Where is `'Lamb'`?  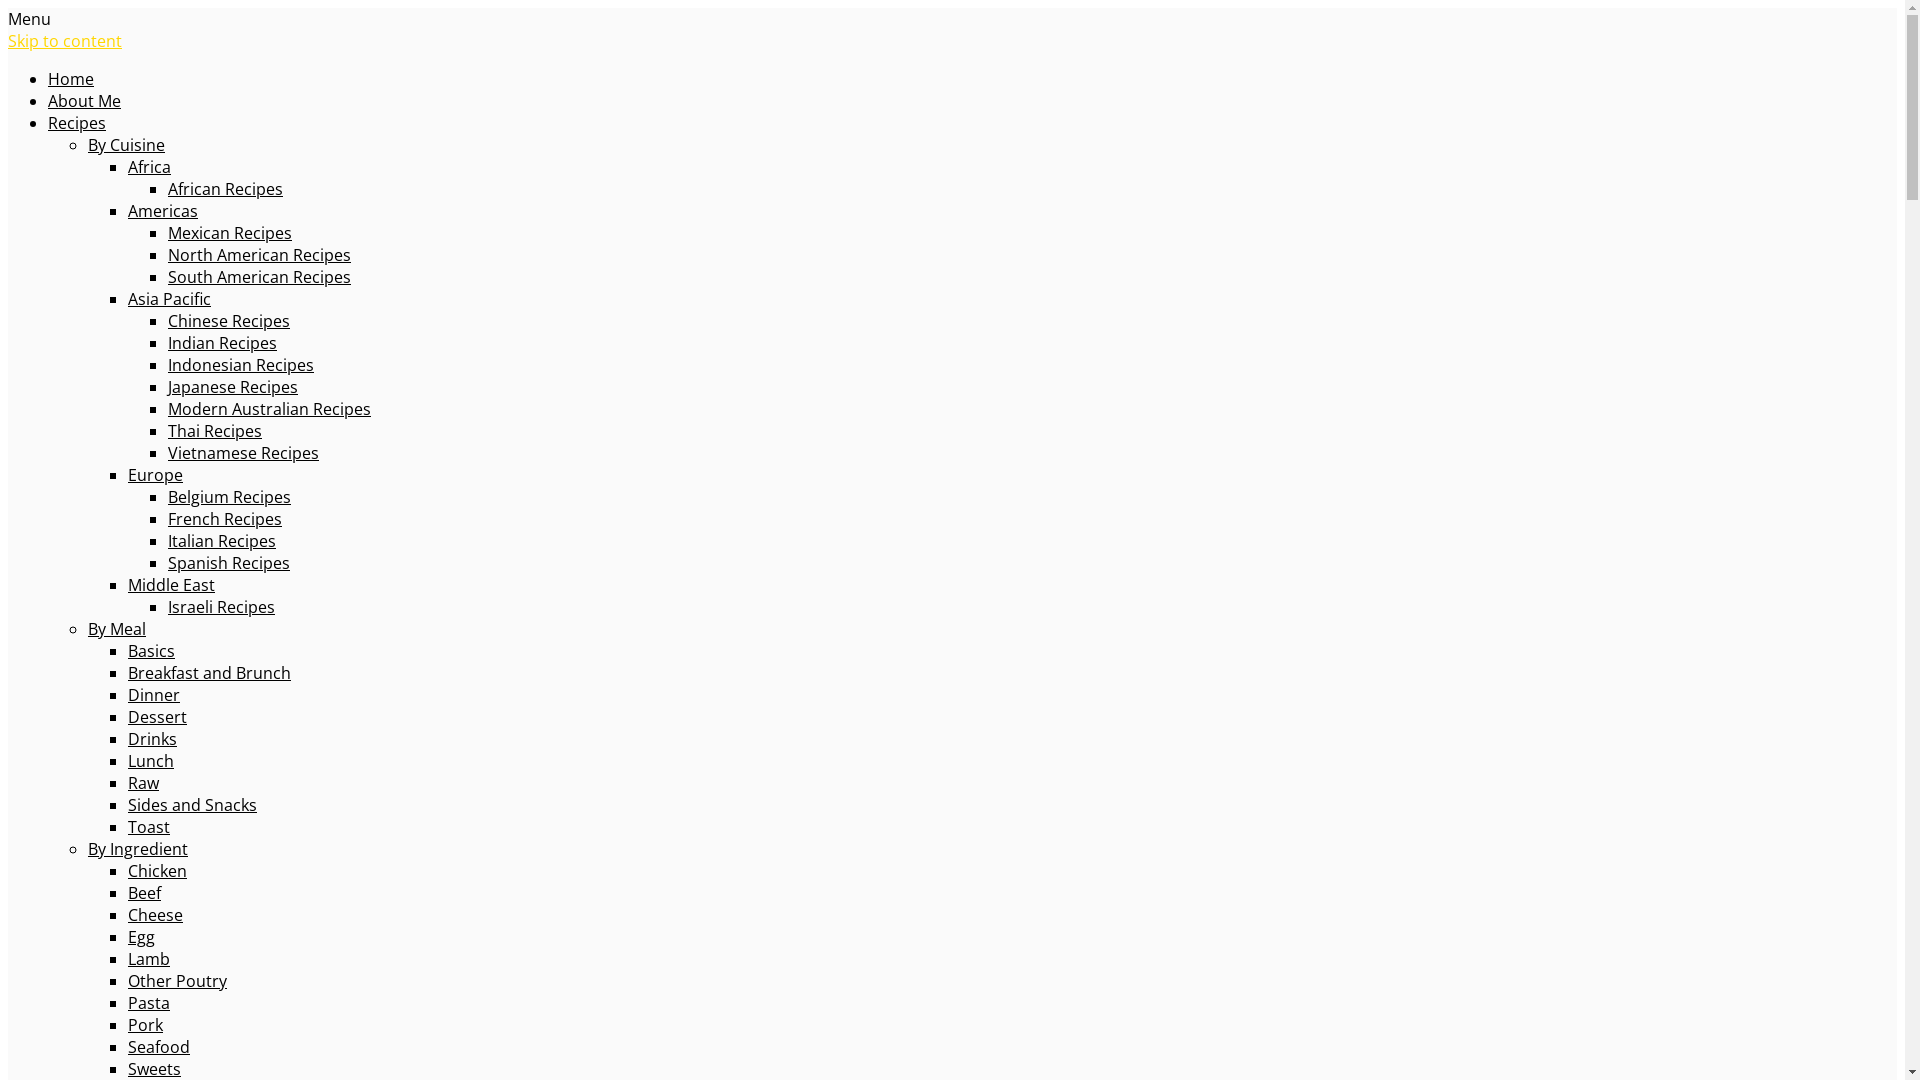
'Lamb' is located at coordinates (127, 958).